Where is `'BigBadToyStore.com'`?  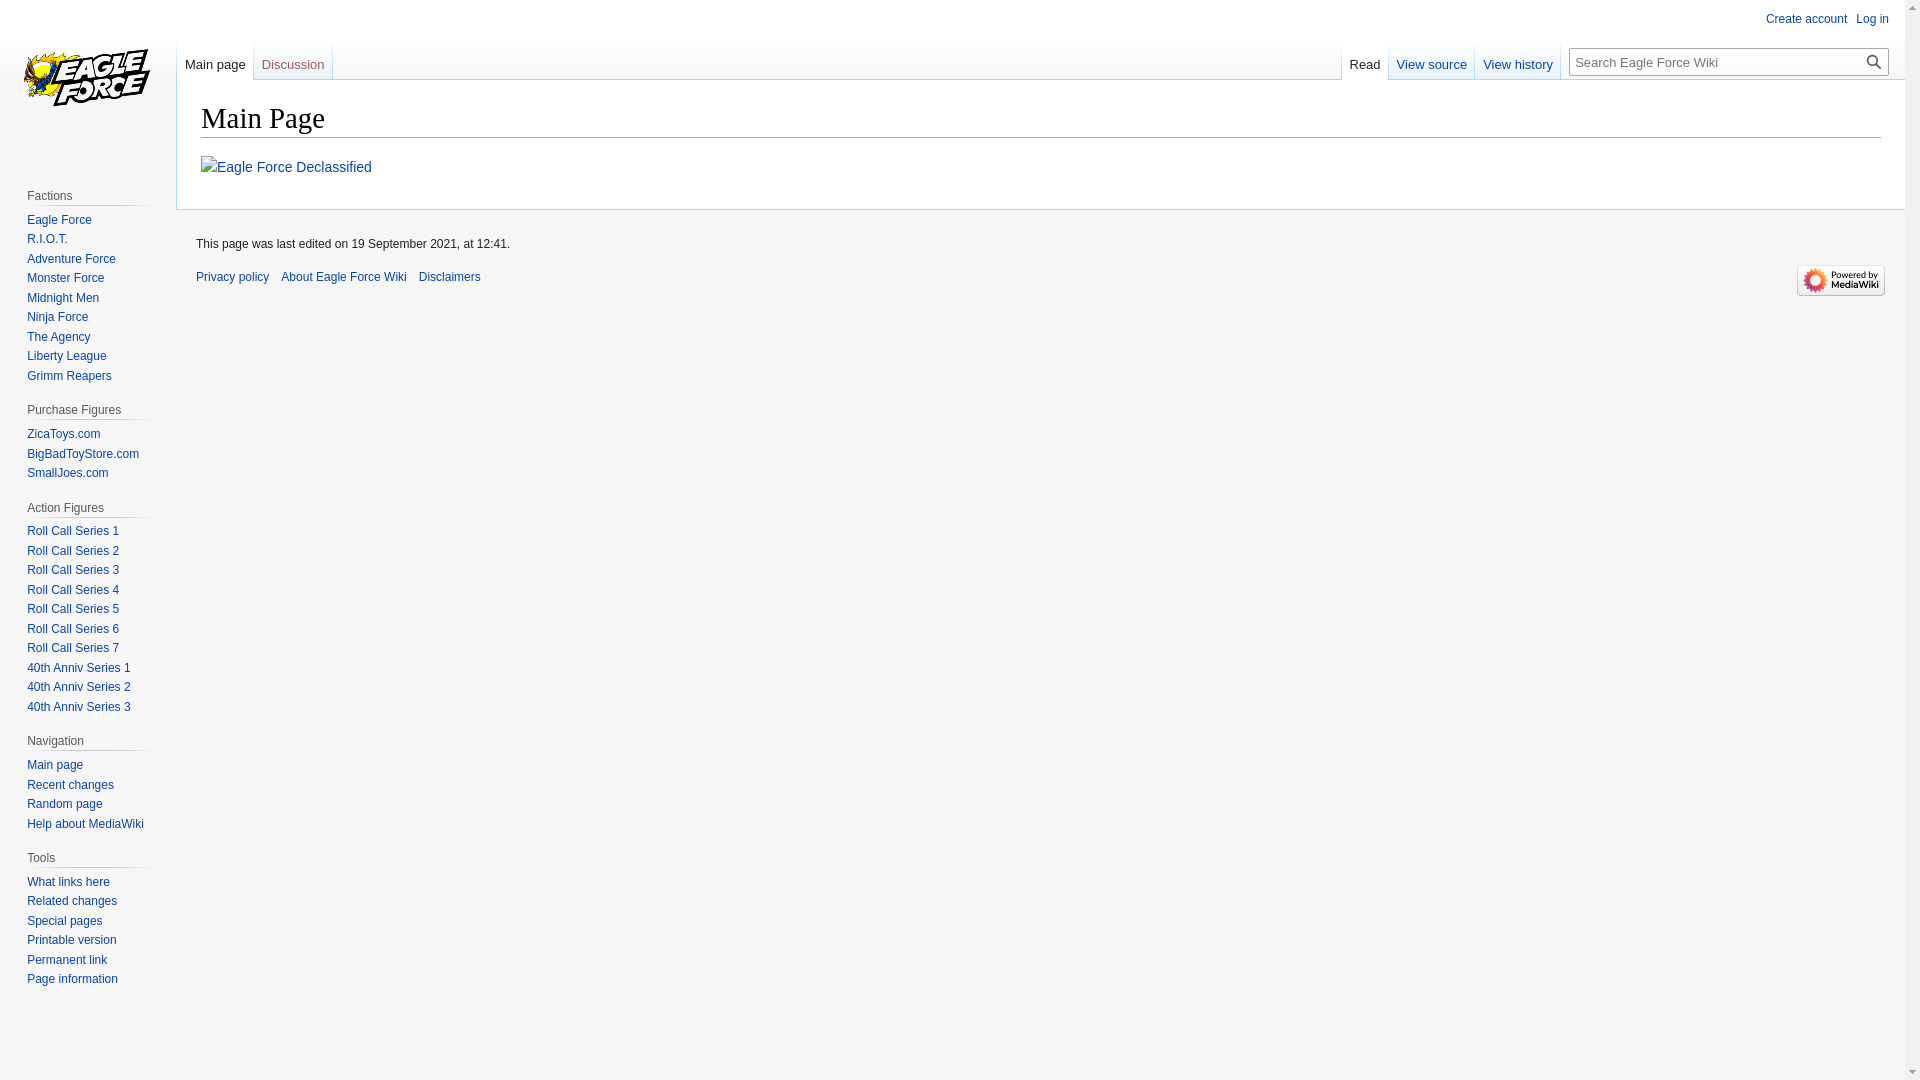
'BigBadToyStore.com' is located at coordinates (27, 454).